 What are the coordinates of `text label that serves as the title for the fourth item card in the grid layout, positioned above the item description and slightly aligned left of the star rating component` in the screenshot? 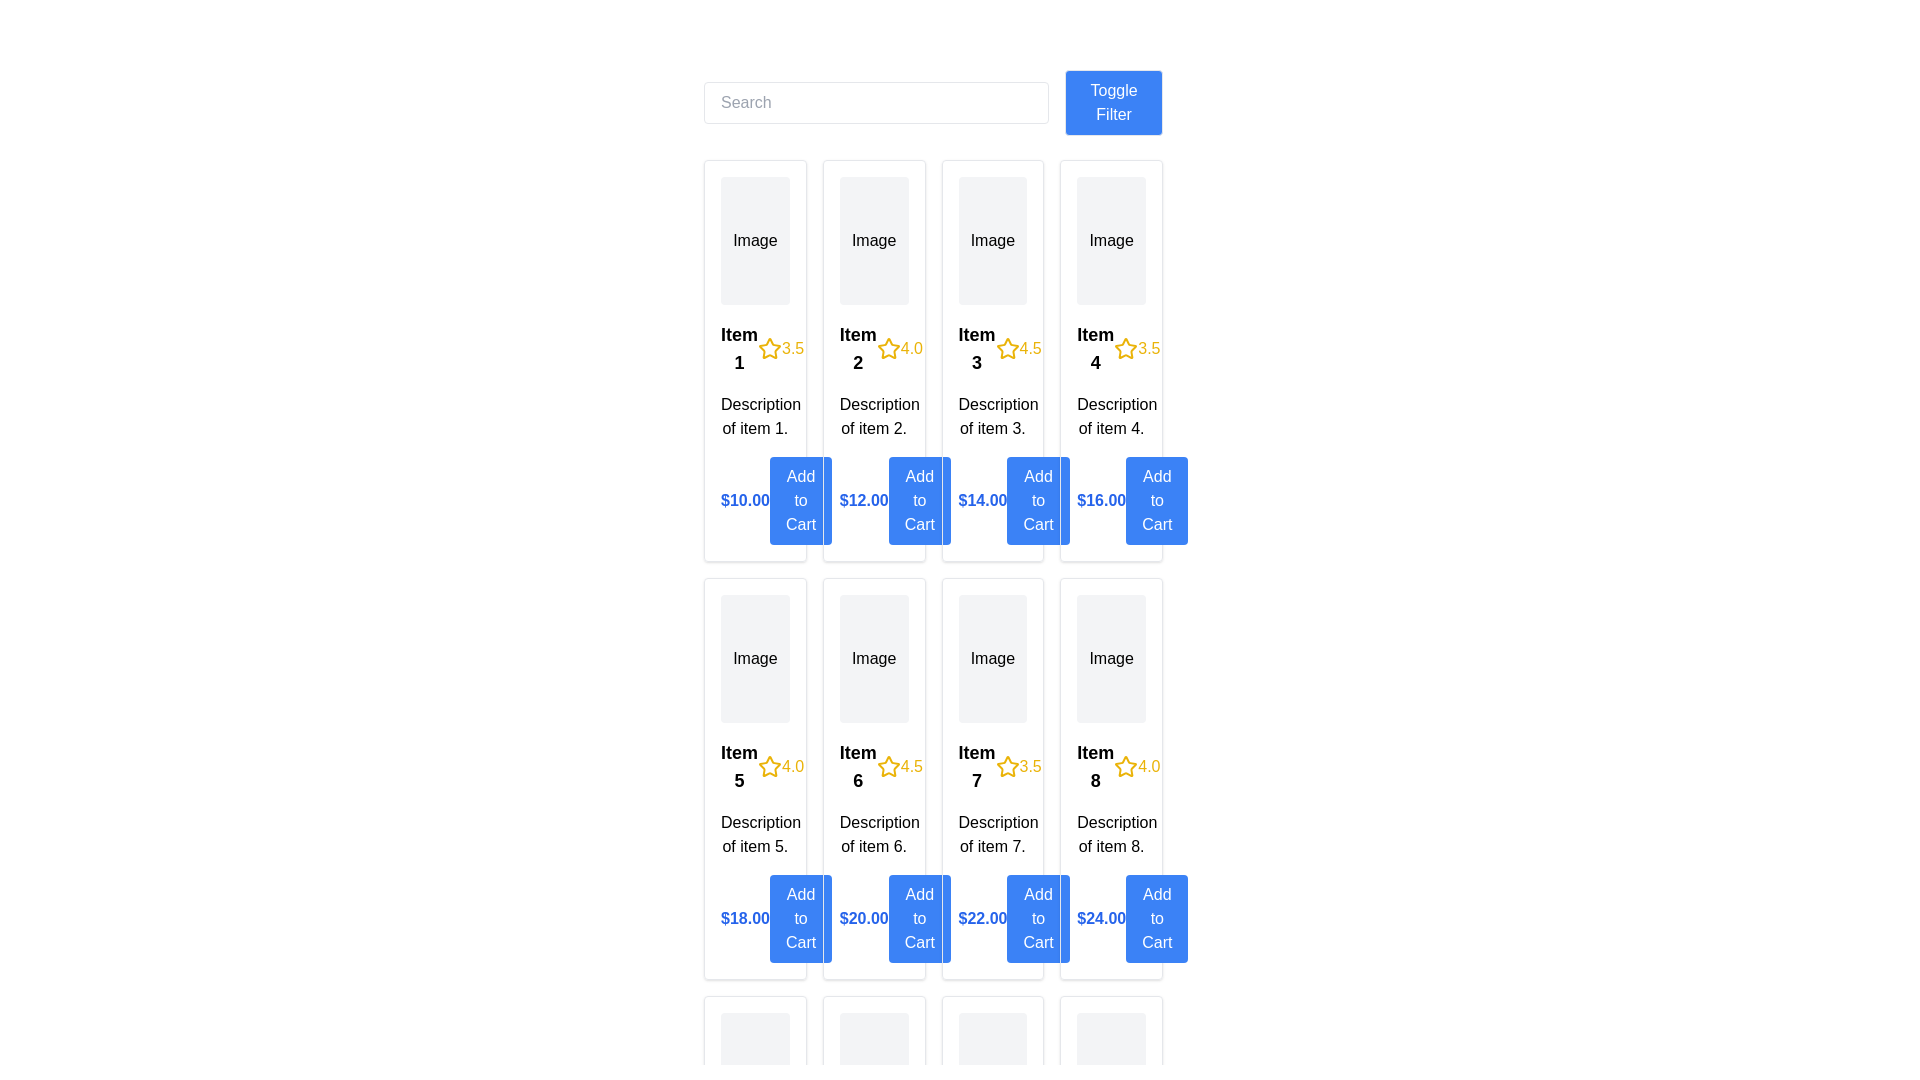 It's located at (1094, 347).